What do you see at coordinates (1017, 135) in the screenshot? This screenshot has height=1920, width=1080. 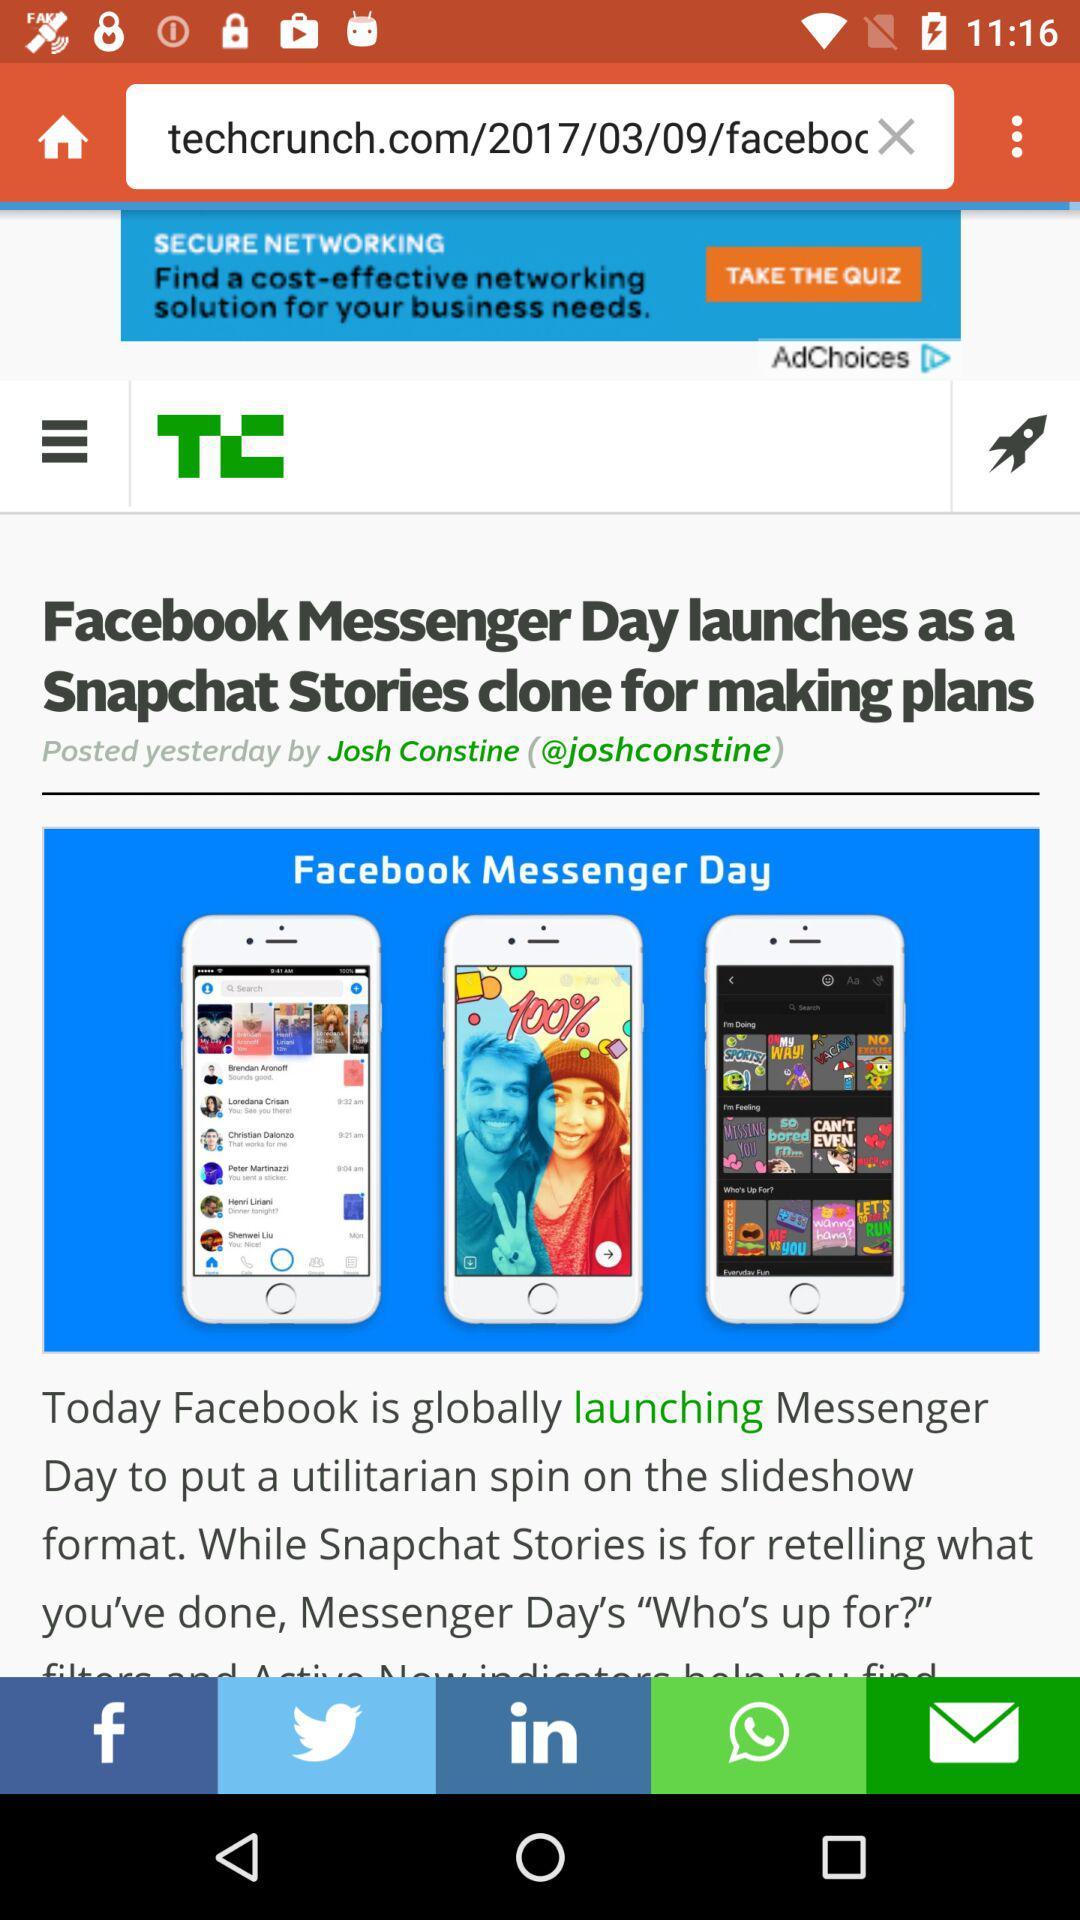 I see `menu page` at bounding box center [1017, 135].